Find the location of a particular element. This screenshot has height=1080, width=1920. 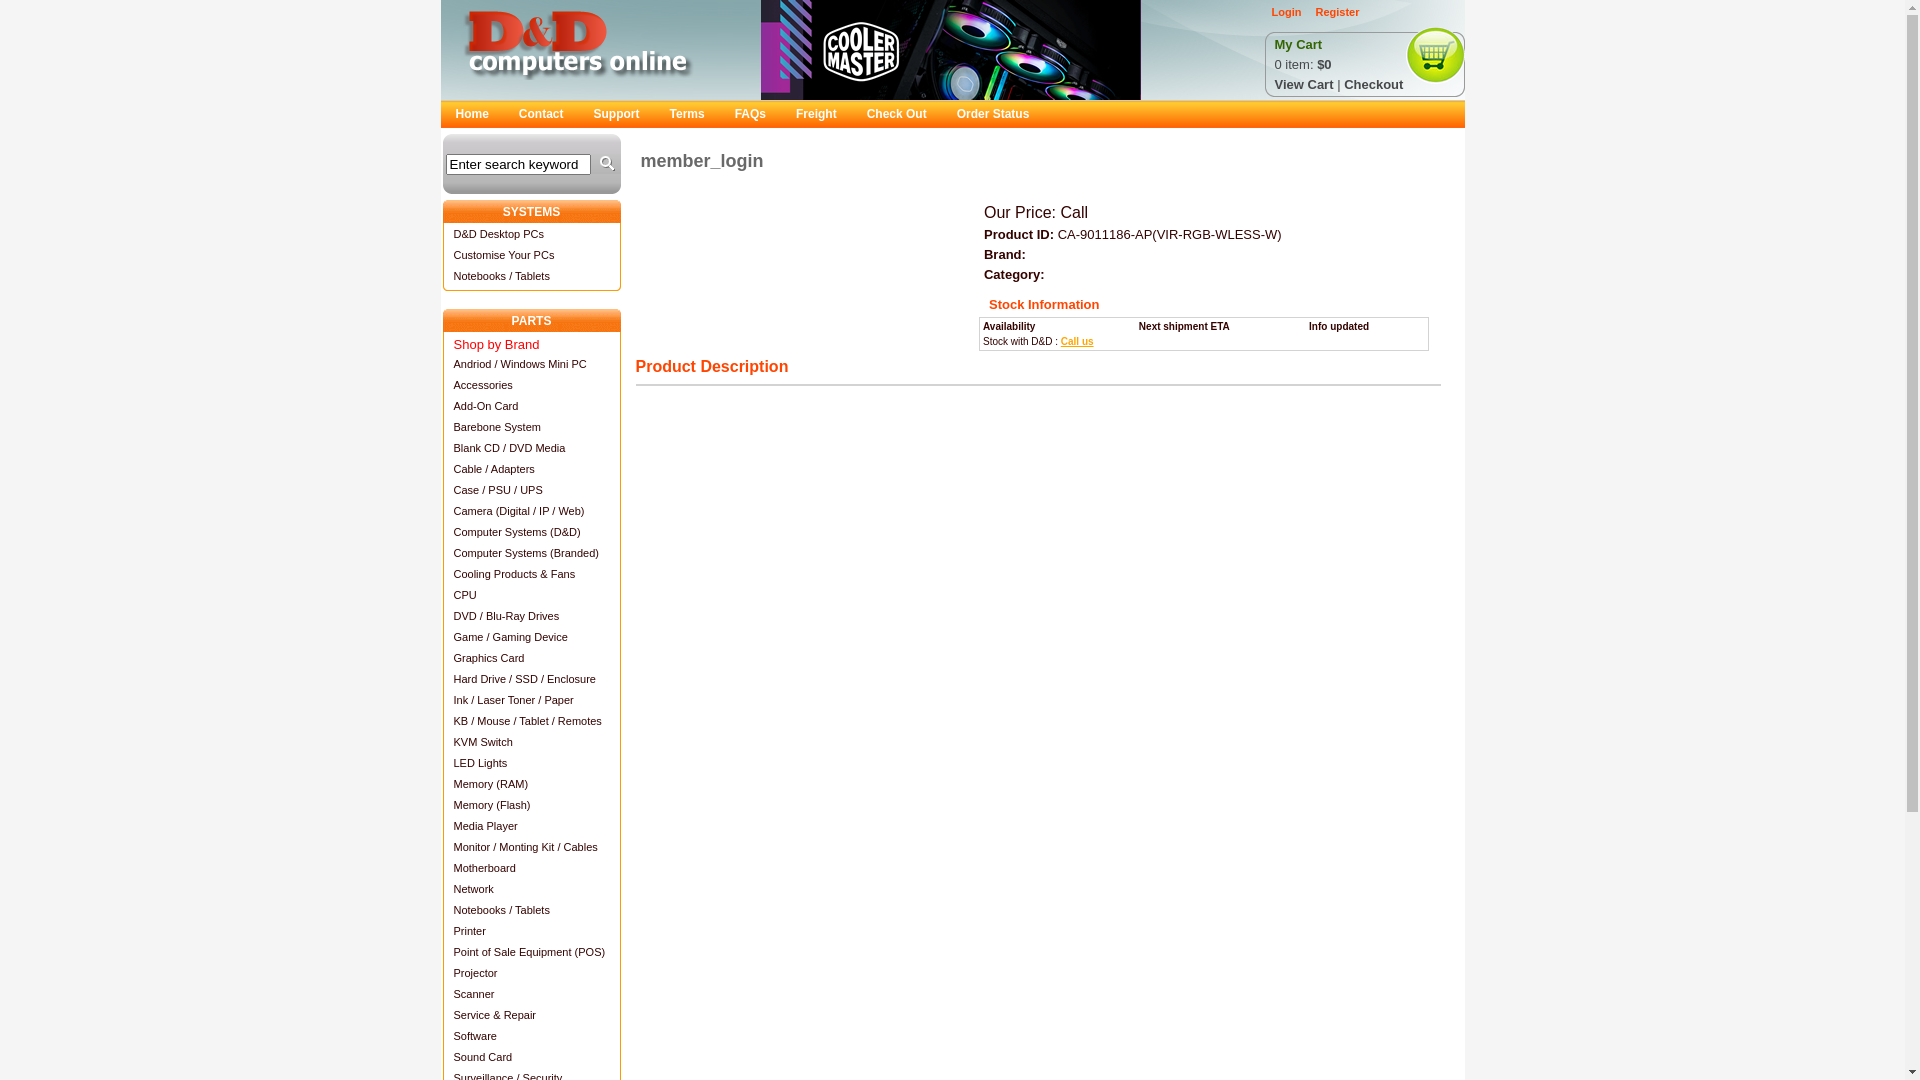

'Software' is located at coordinates (531, 1035).